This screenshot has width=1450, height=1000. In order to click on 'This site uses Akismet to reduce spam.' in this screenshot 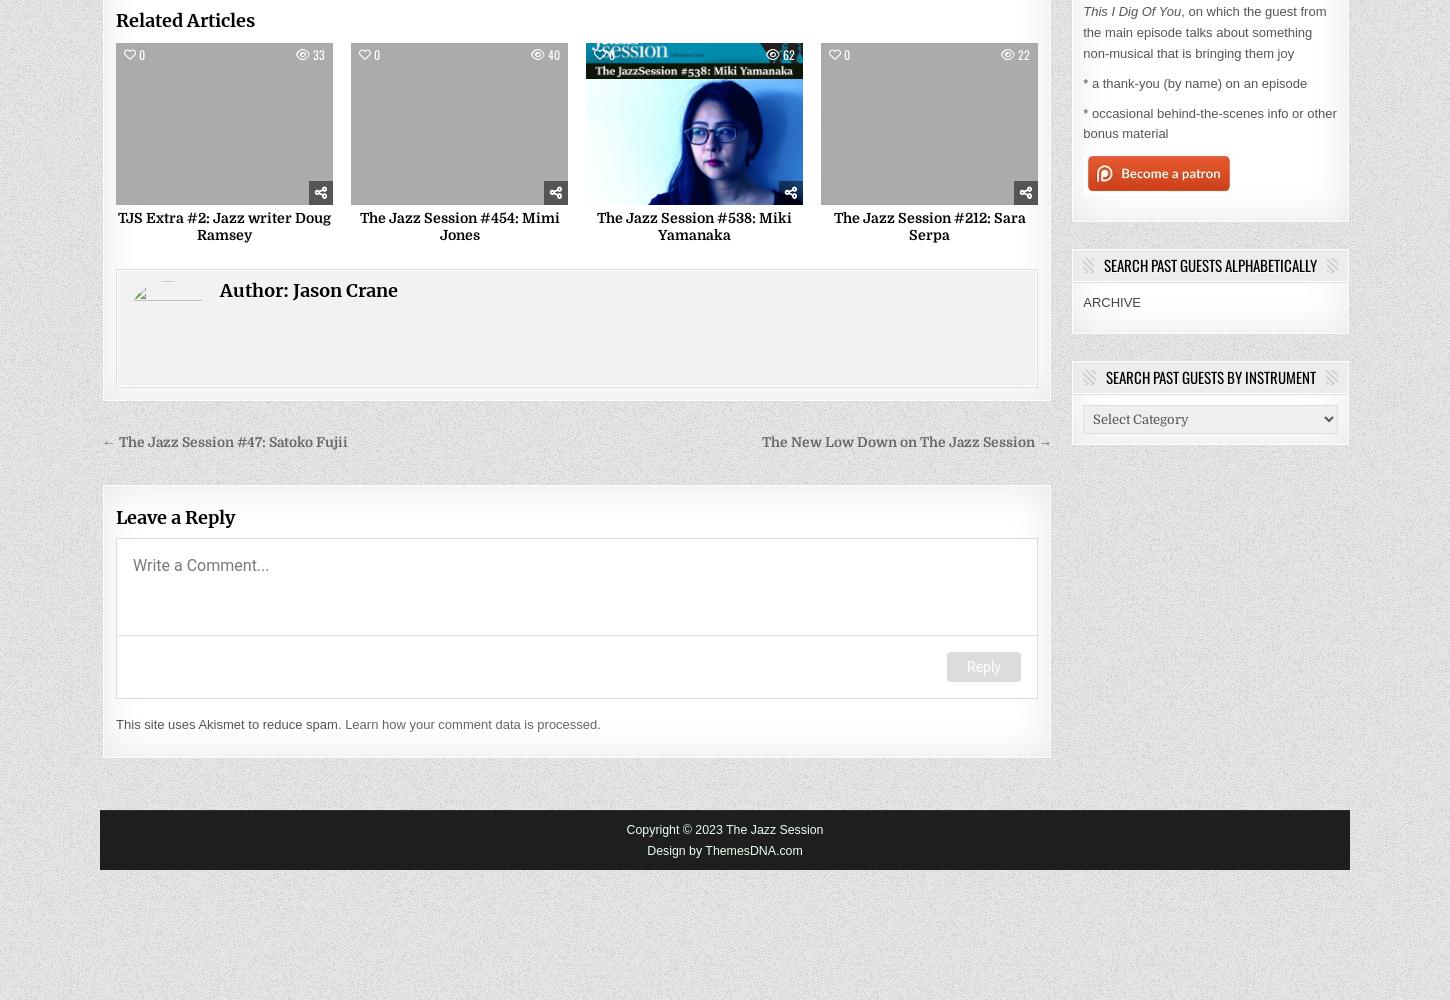, I will do `click(229, 723)`.